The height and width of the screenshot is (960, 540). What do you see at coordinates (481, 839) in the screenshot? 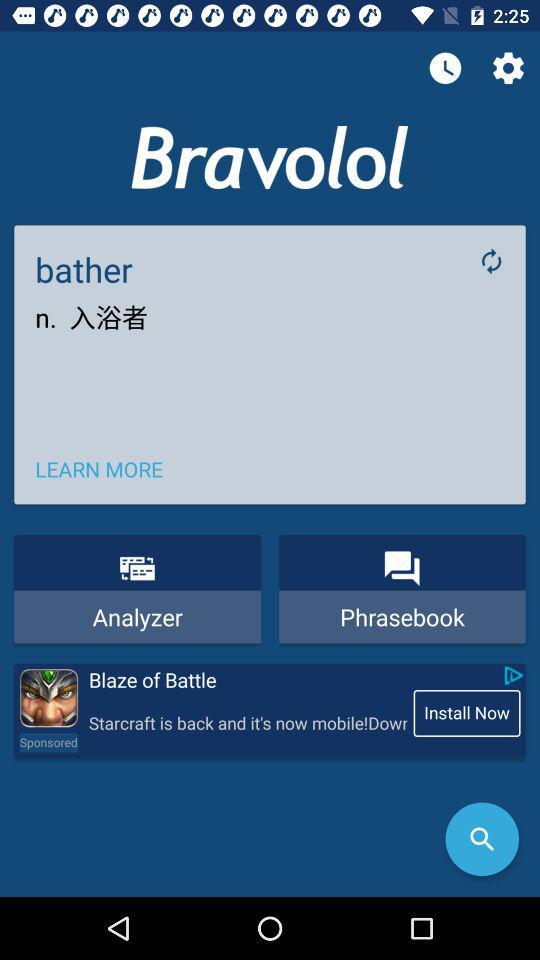
I see `icon below the install now item` at bounding box center [481, 839].